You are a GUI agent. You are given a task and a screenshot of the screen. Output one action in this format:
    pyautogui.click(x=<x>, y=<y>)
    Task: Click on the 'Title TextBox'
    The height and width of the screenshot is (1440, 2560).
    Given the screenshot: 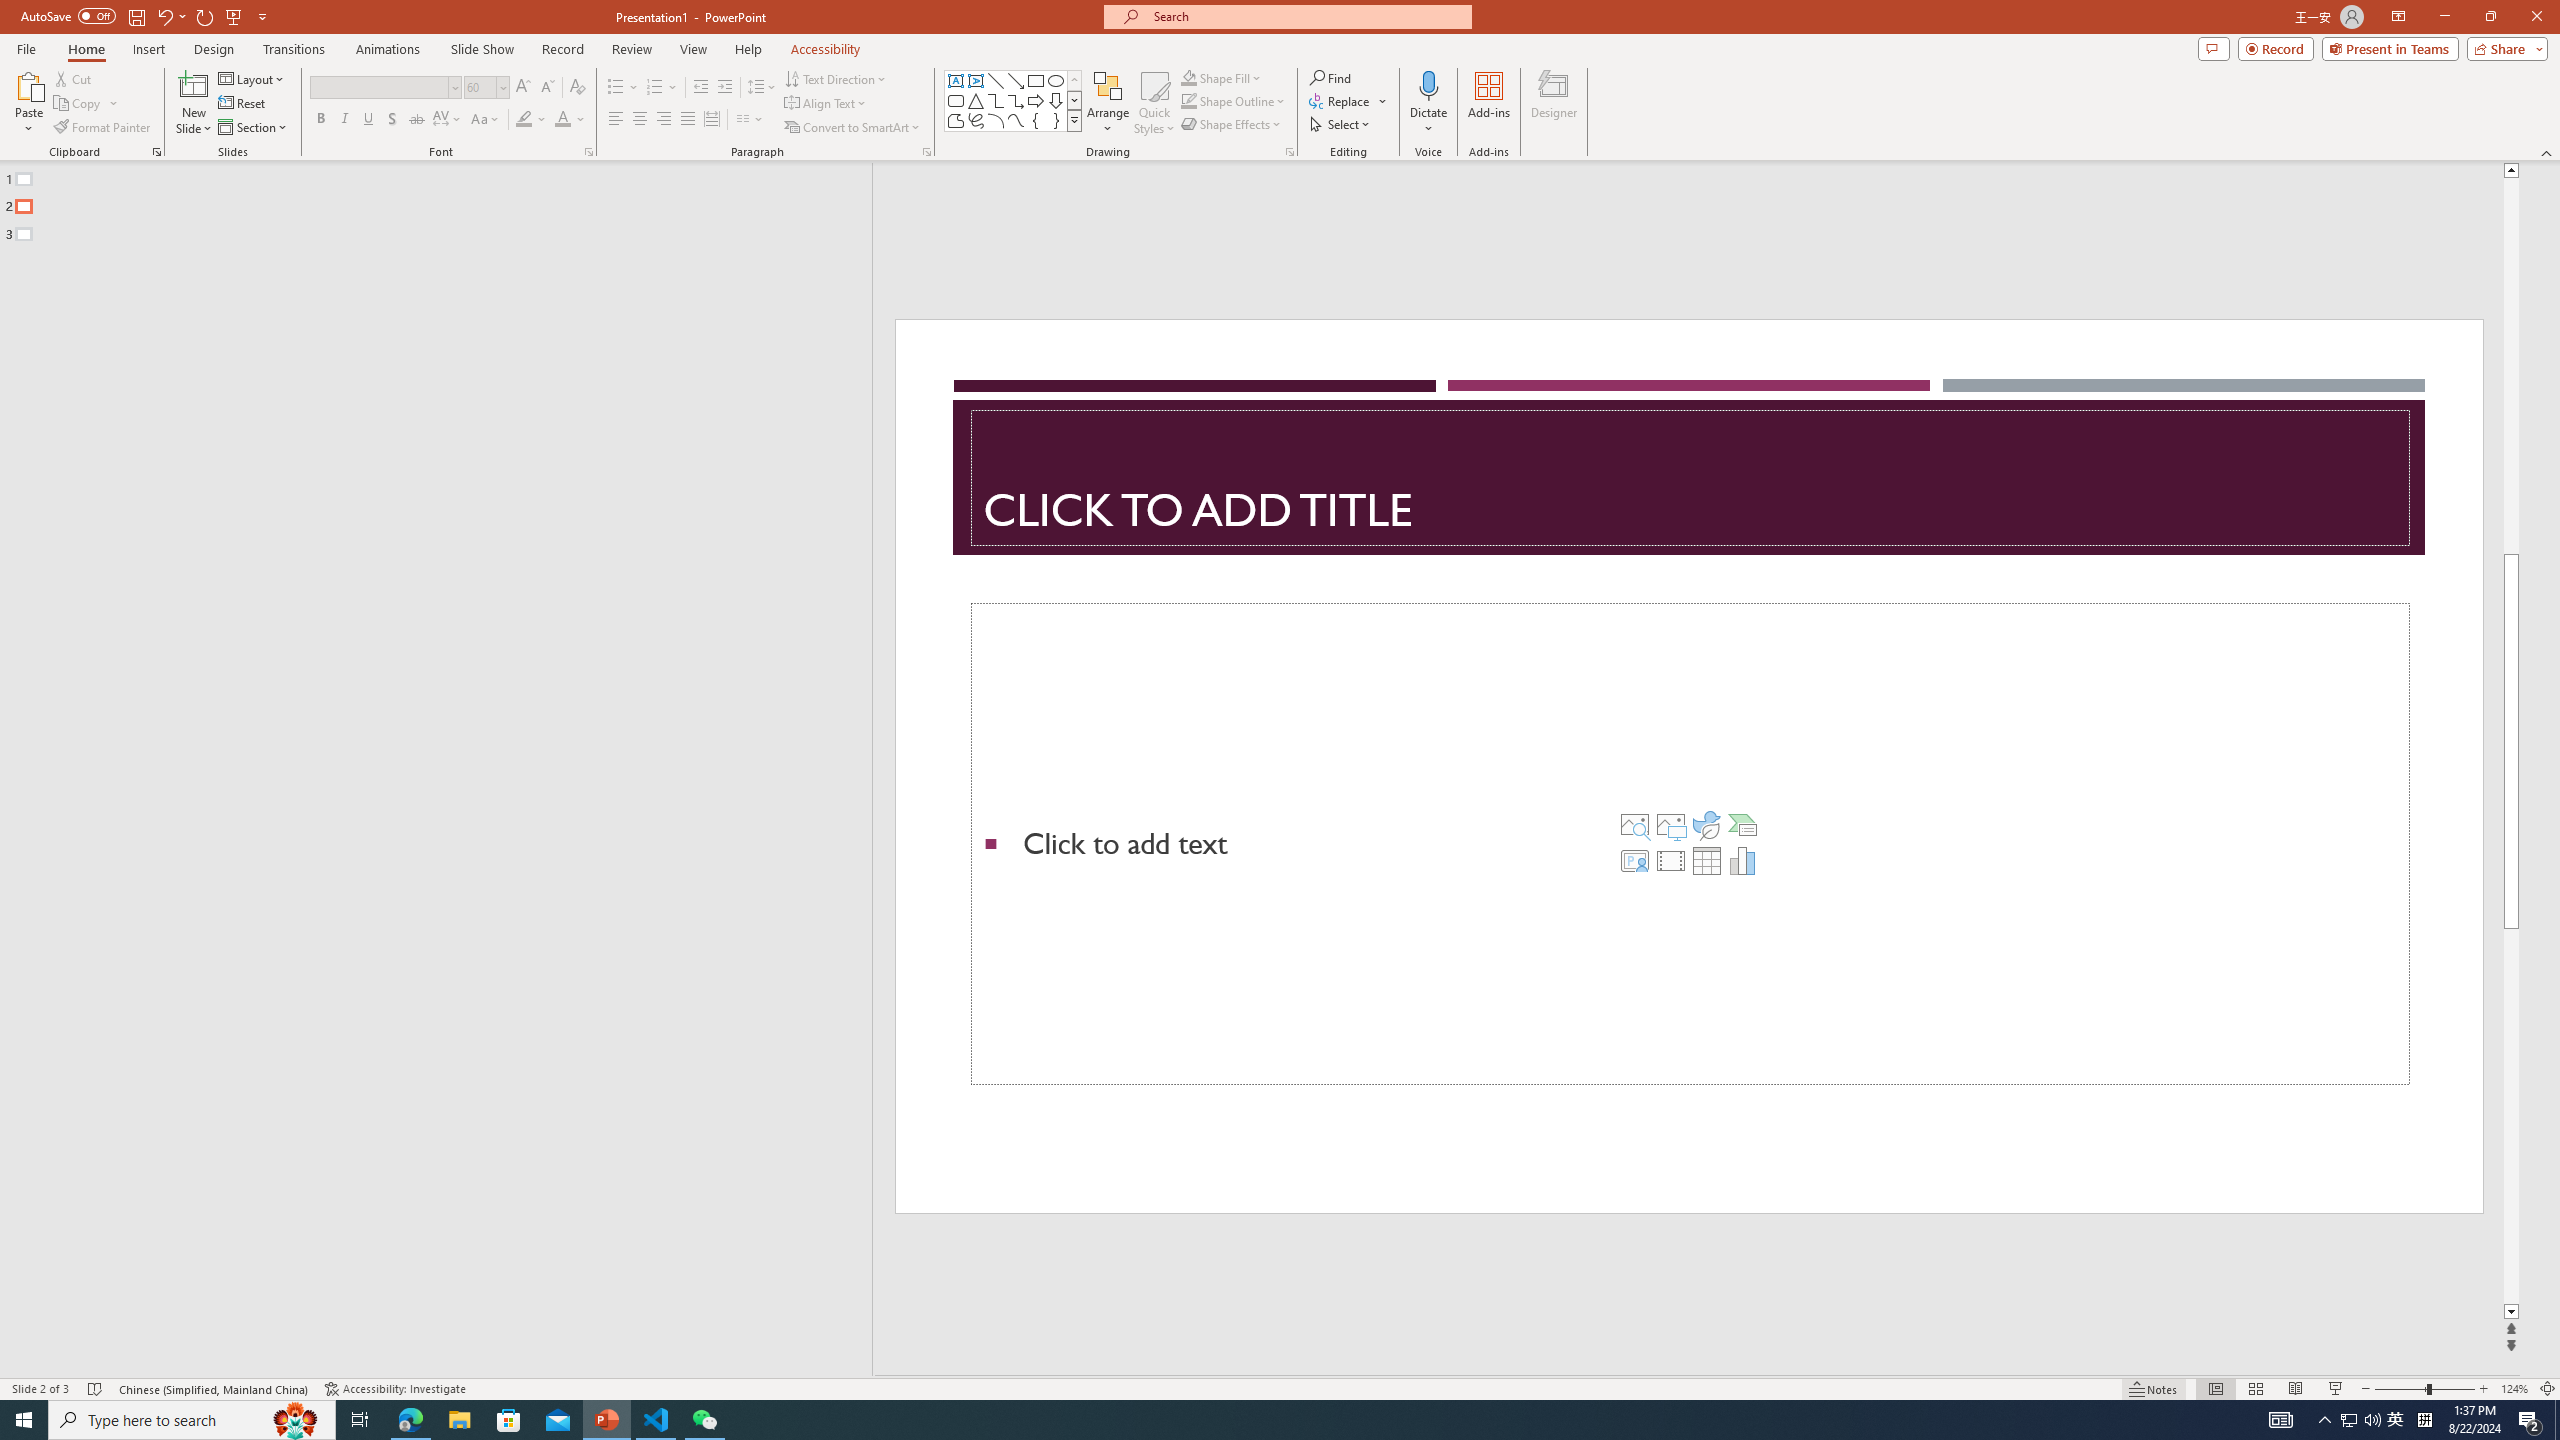 What is the action you would take?
    pyautogui.click(x=1688, y=478)
    